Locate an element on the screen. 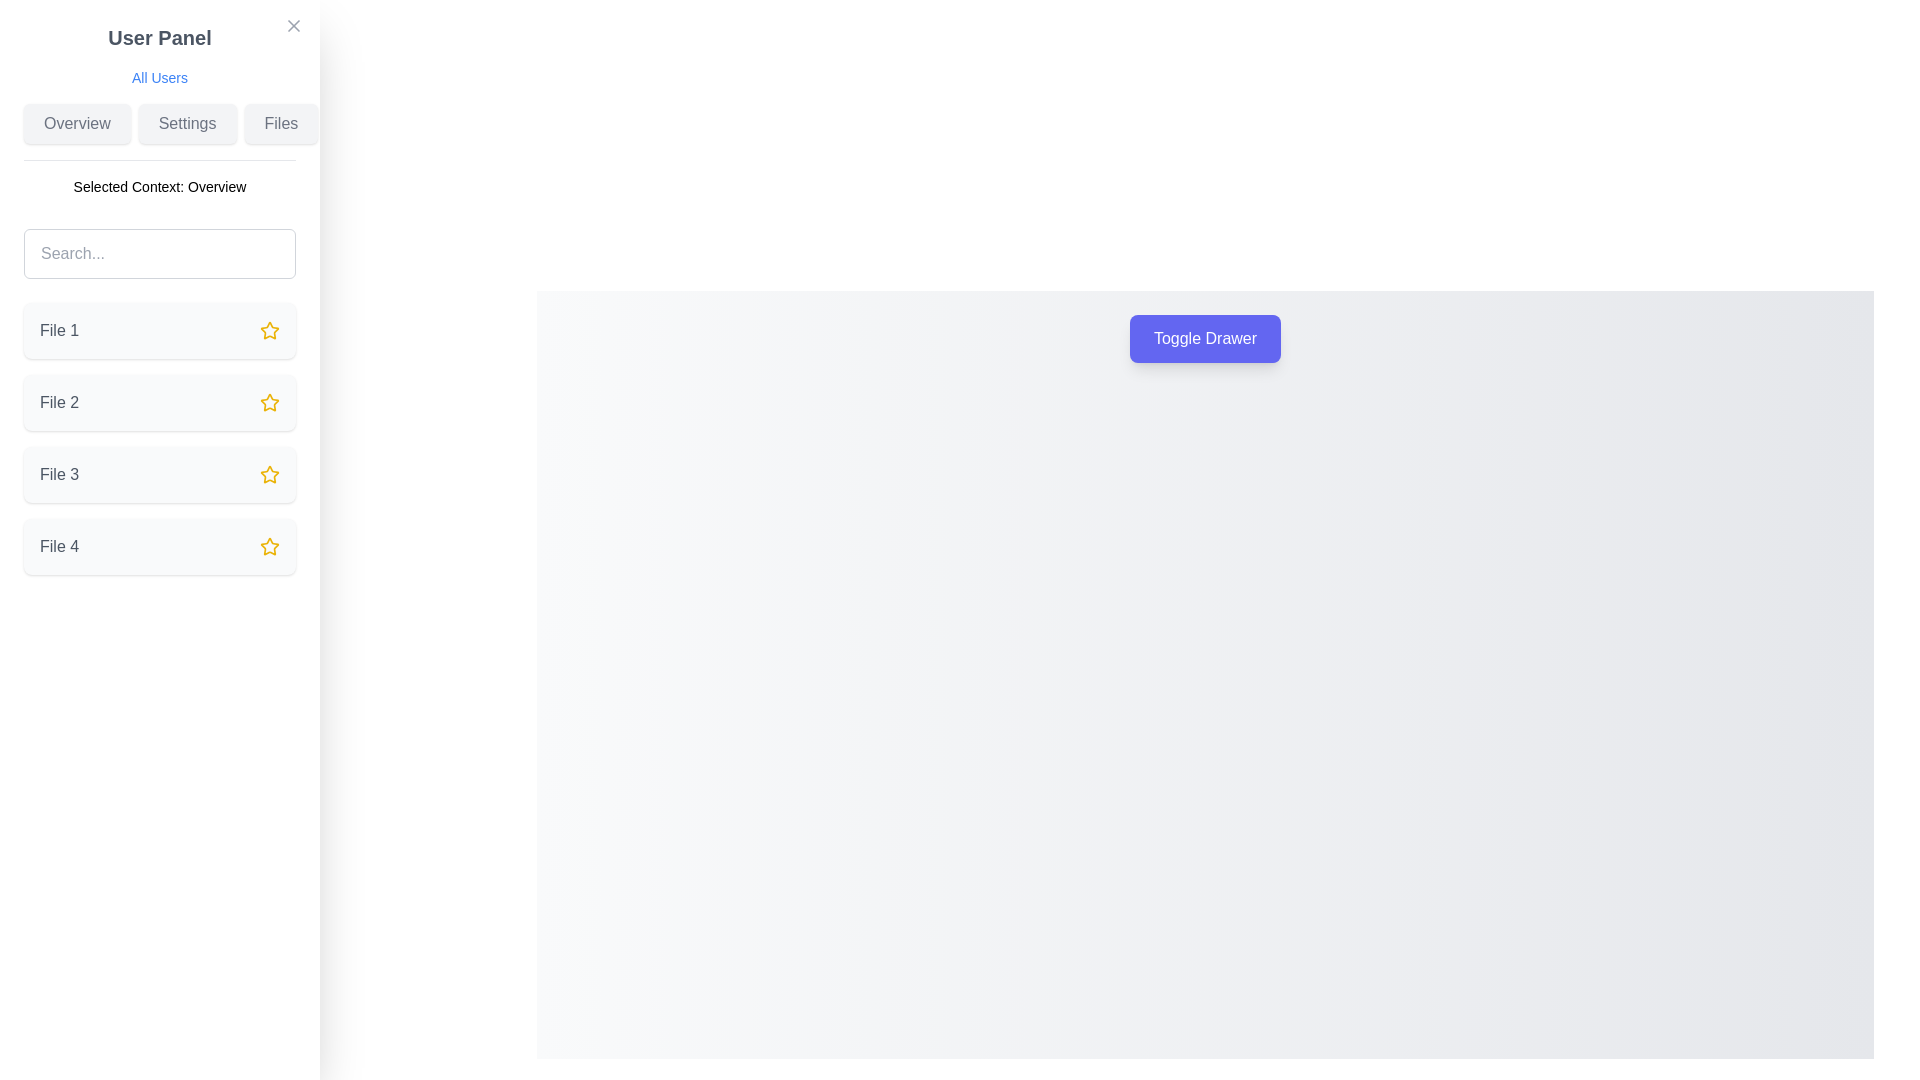  the star-shaped icon with a yellow outline associated with 'File 2' is located at coordinates (268, 402).